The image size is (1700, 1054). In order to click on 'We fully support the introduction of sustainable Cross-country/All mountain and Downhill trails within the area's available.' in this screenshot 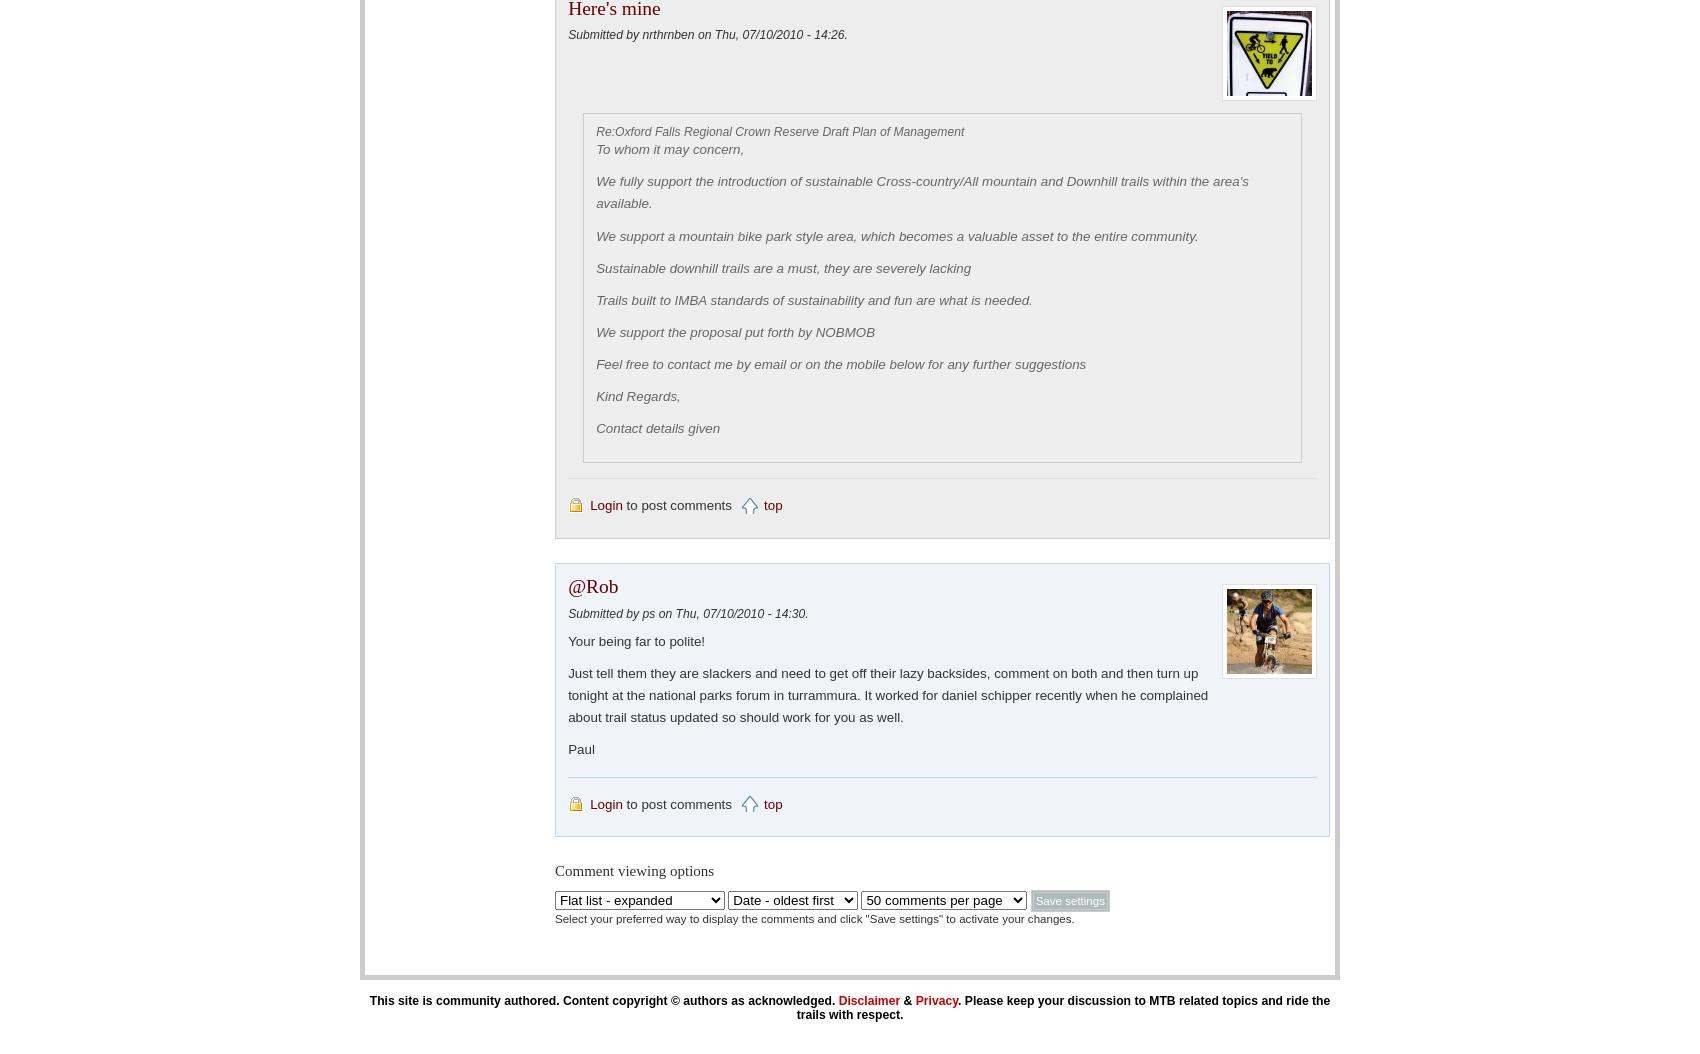, I will do `click(922, 191)`.